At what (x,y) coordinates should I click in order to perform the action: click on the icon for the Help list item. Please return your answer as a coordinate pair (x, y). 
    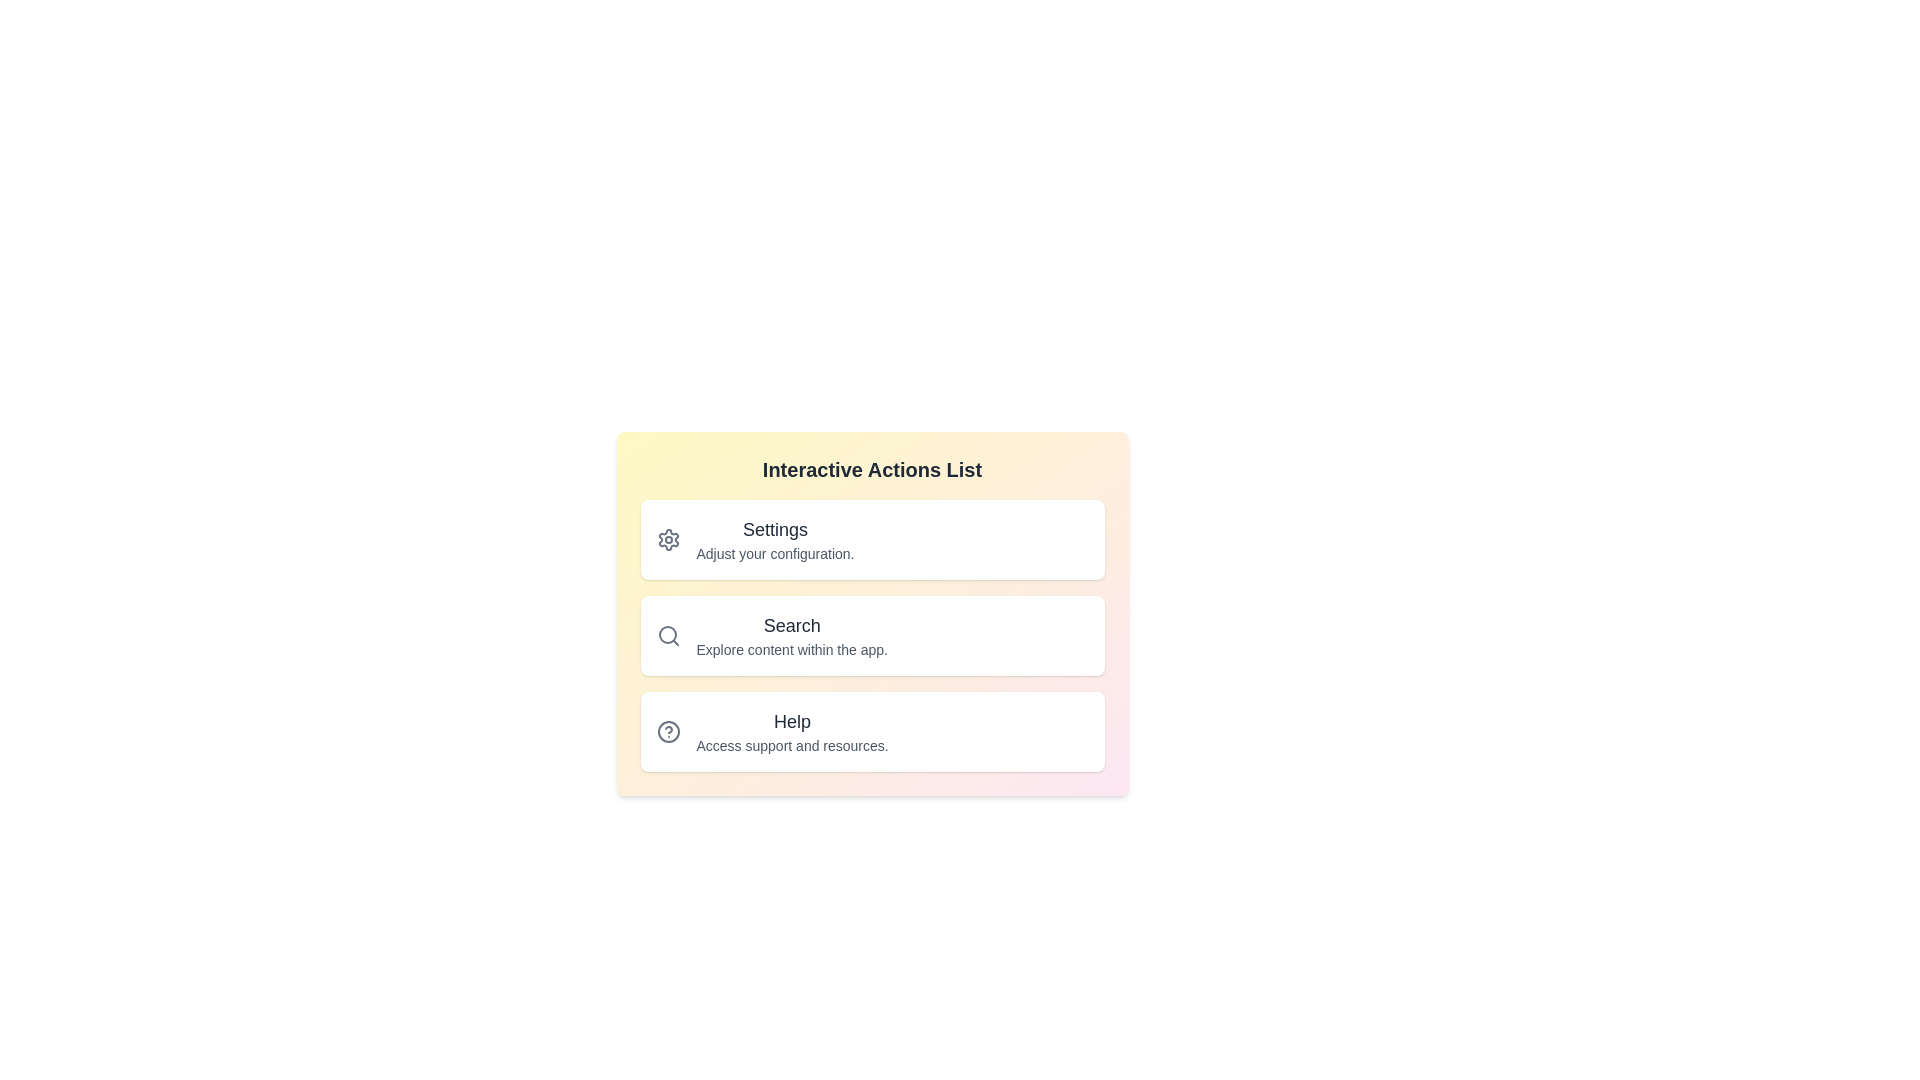
    Looking at the image, I should click on (668, 732).